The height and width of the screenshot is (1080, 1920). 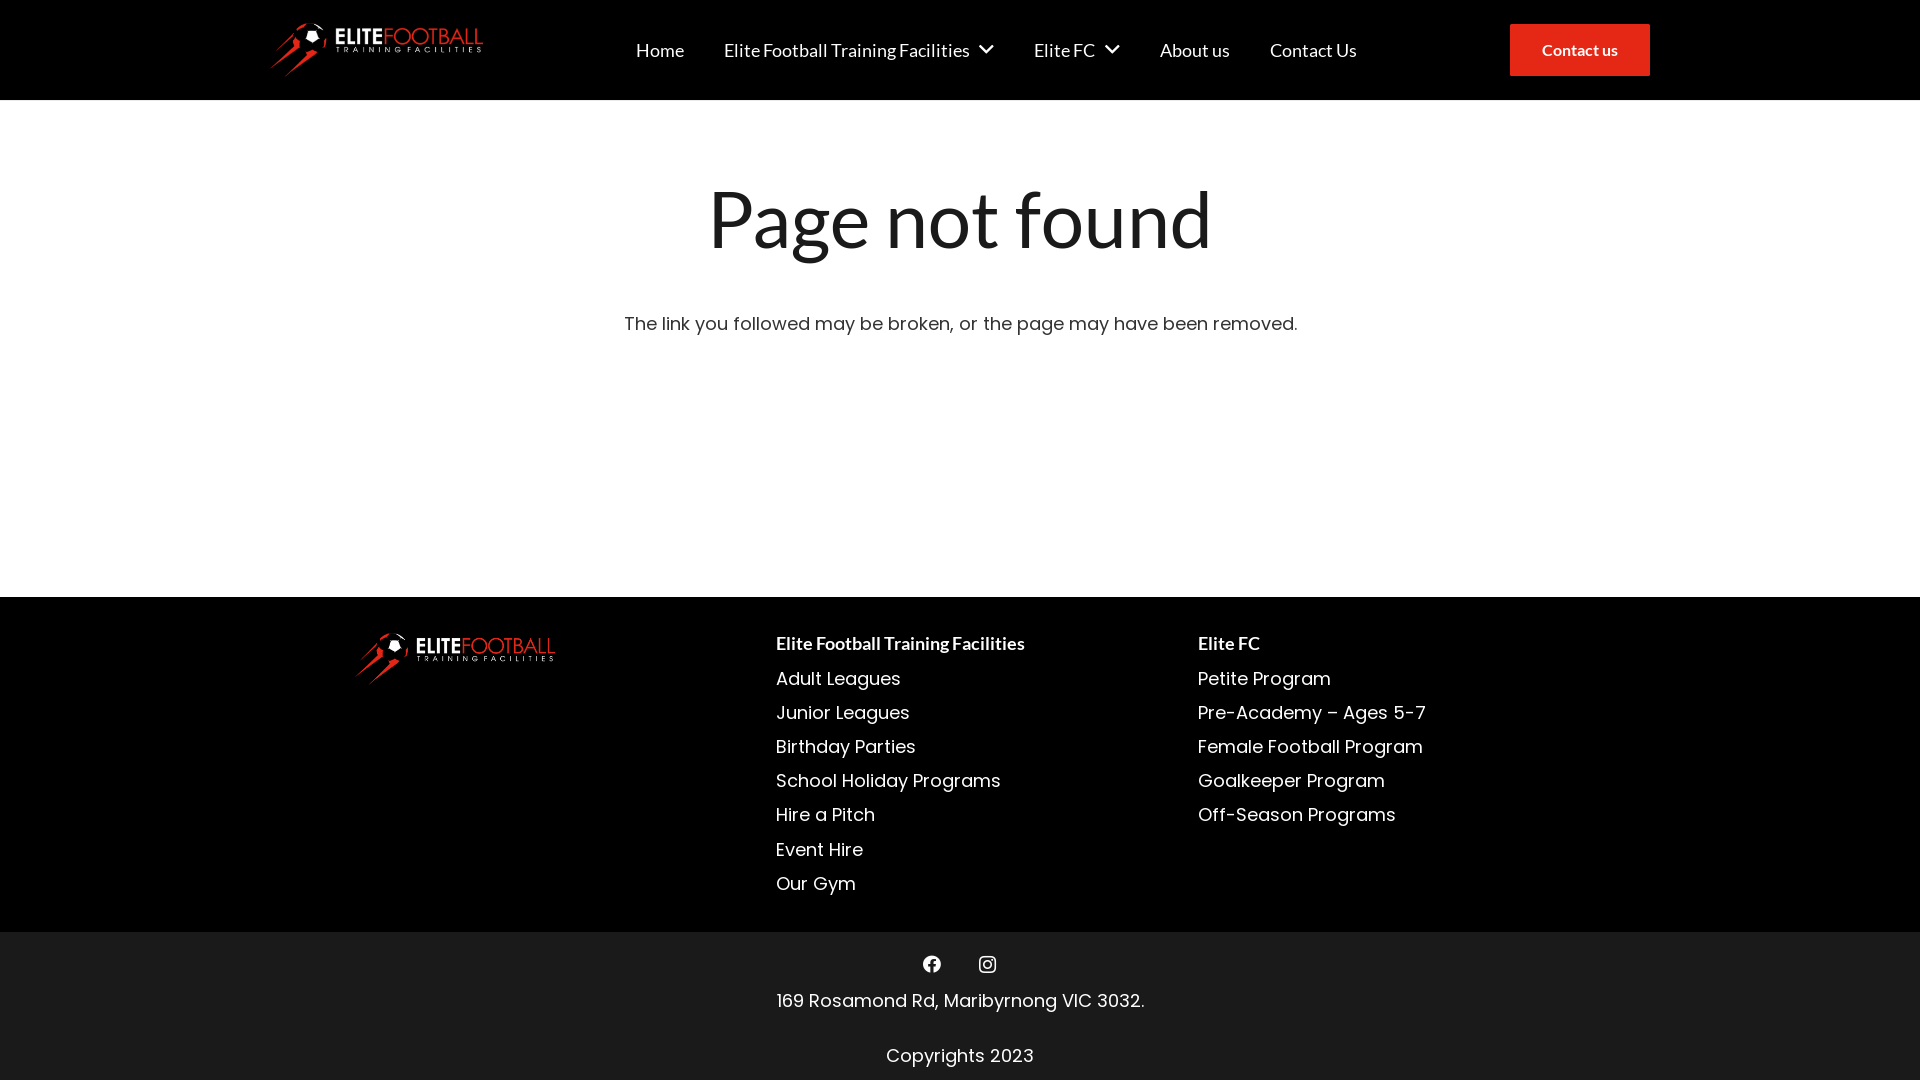 What do you see at coordinates (931, 963) in the screenshot?
I see `'Facebook'` at bounding box center [931, 963].